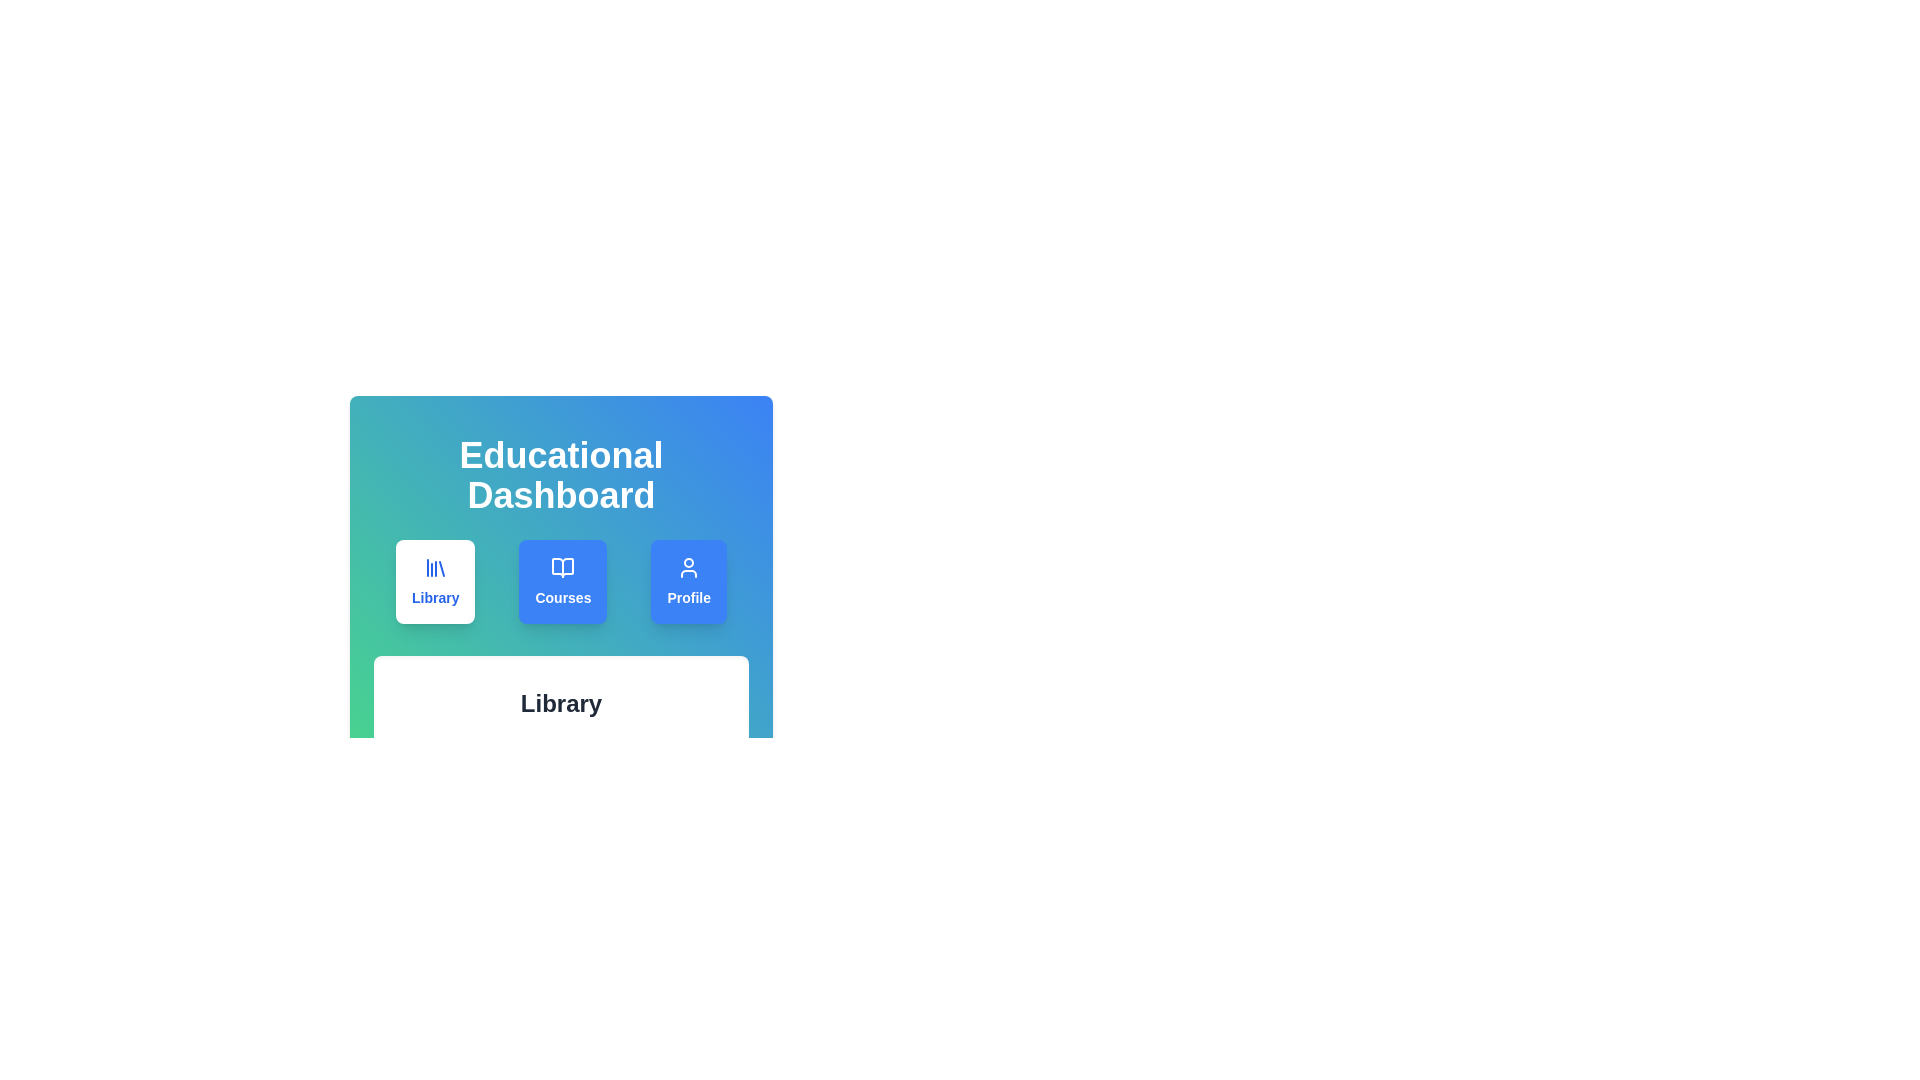  I want to click on the Courses tab by clicking on its button, so click(562, 582).